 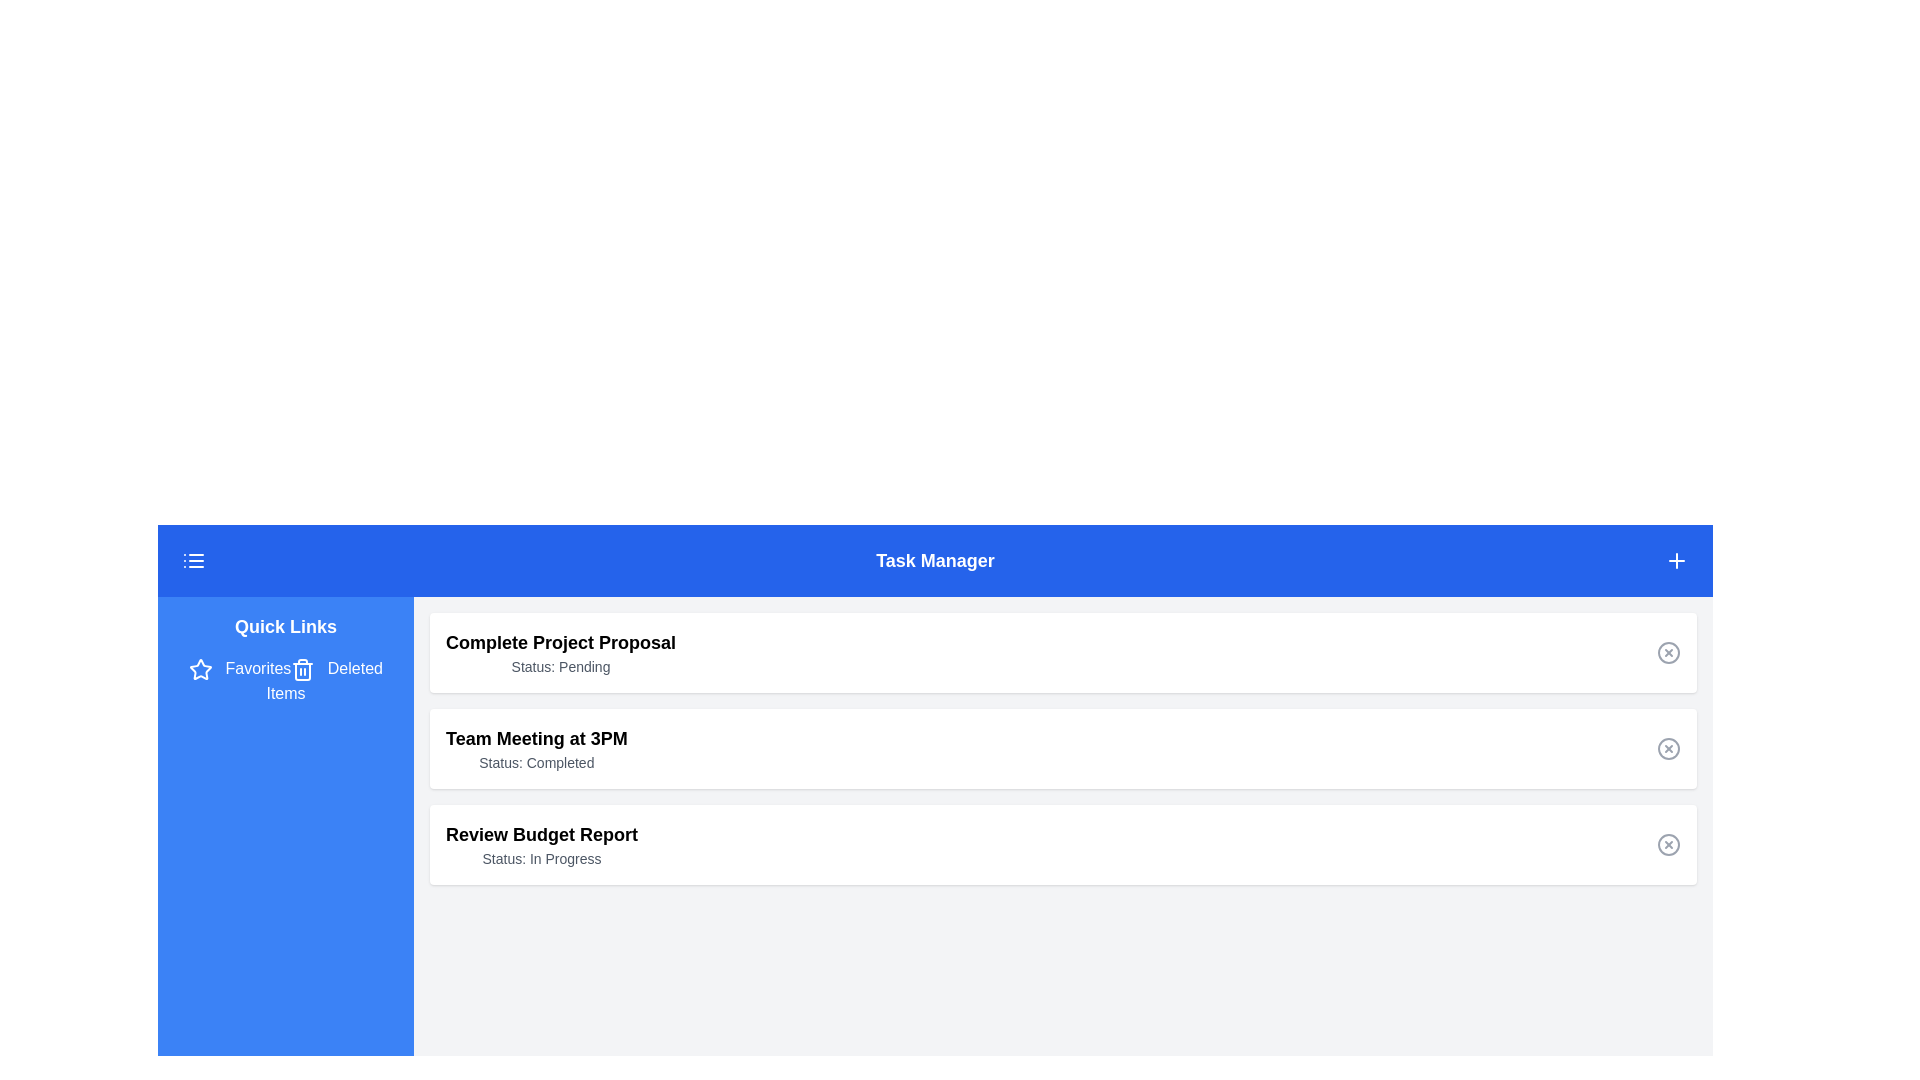 I want to click on the text display element that reads 'Team Meeting at 3PM', which is styled in a larger bold font and is positioned above the 'Status: Completed' text, so click(x=536, y=739).